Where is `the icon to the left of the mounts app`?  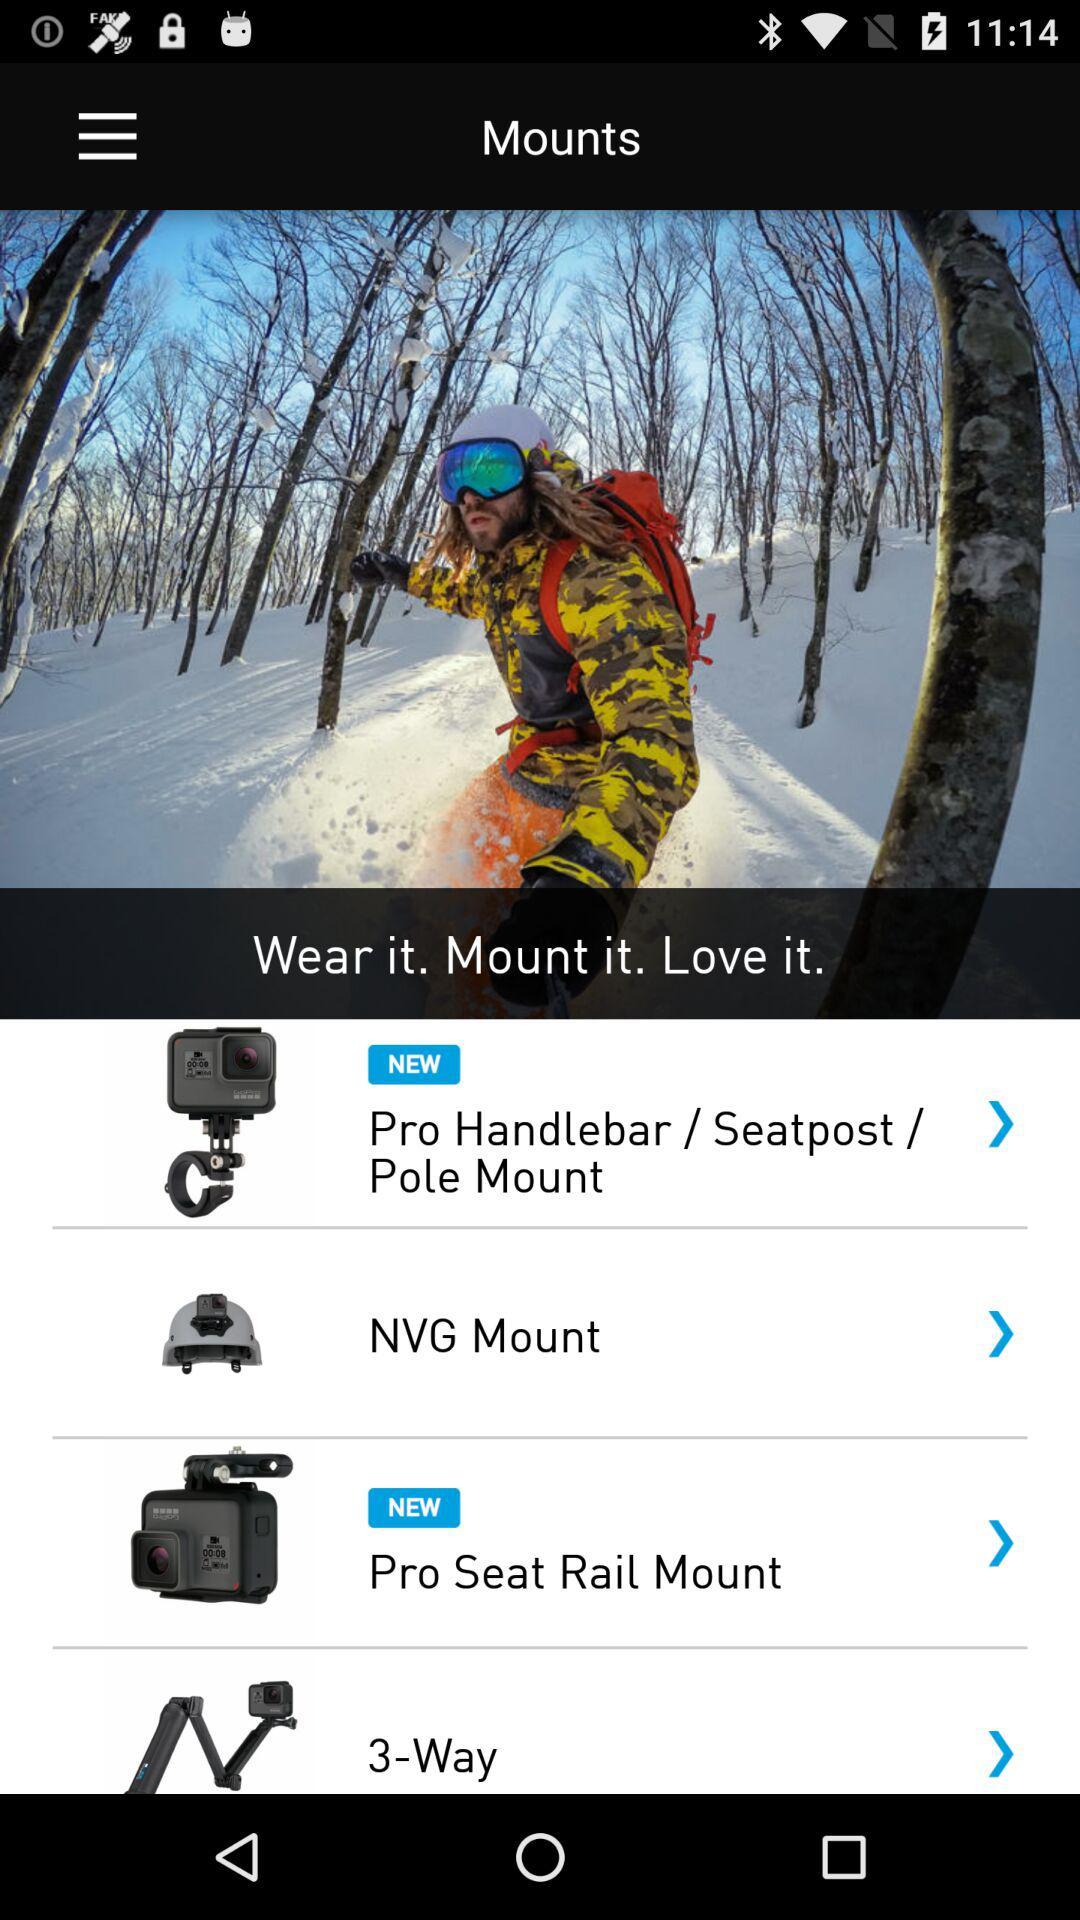
the icon to the left of the mounts app is located at coordinates (107, 135).